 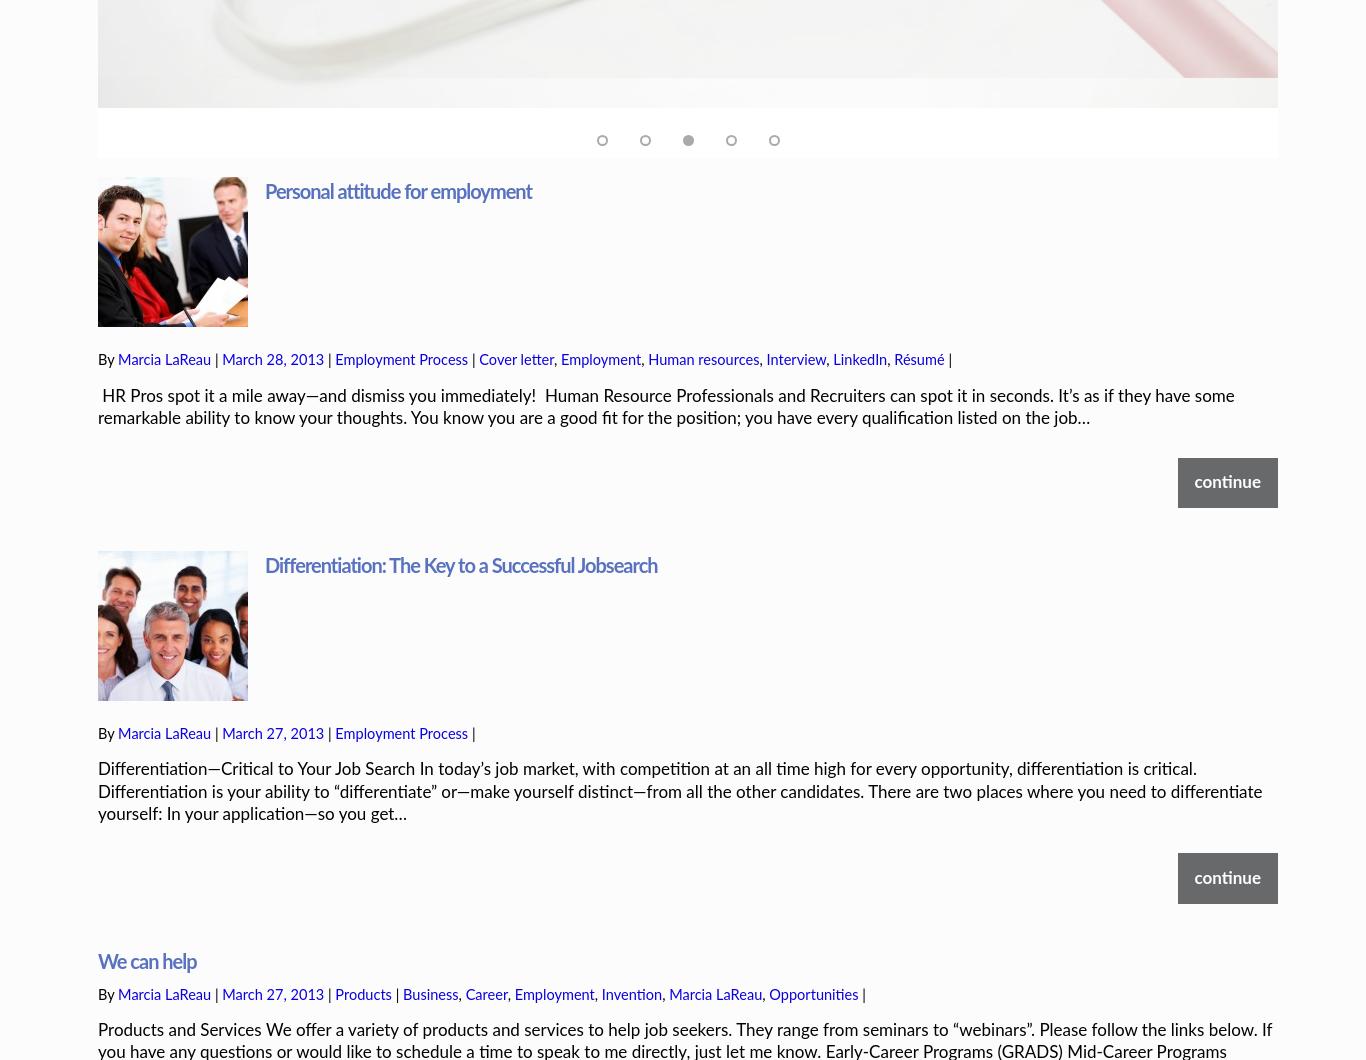 I want to click on 'LinkedIn', so click(x=859, y=292).